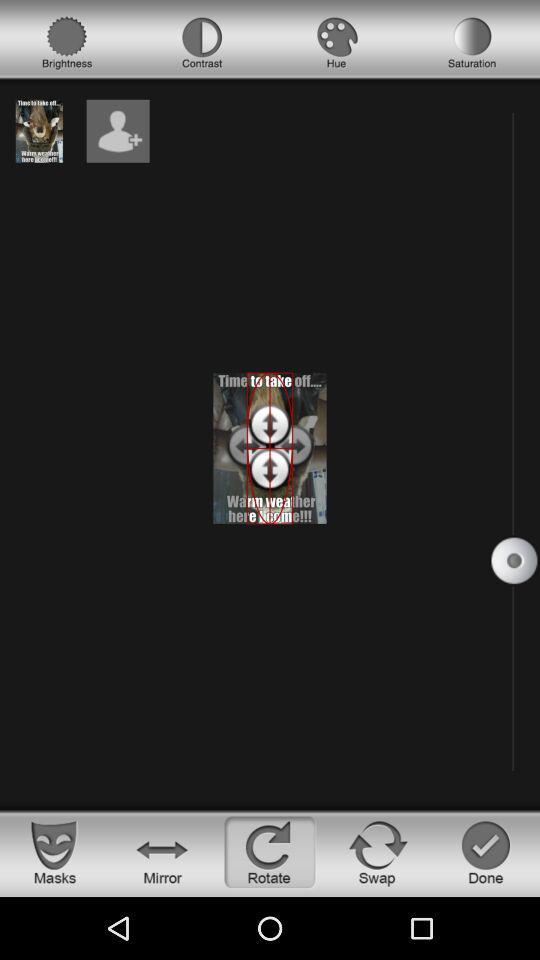  Describe the element at coordinates (485, 851) in the screenshot. I see `the check icon` at that location.